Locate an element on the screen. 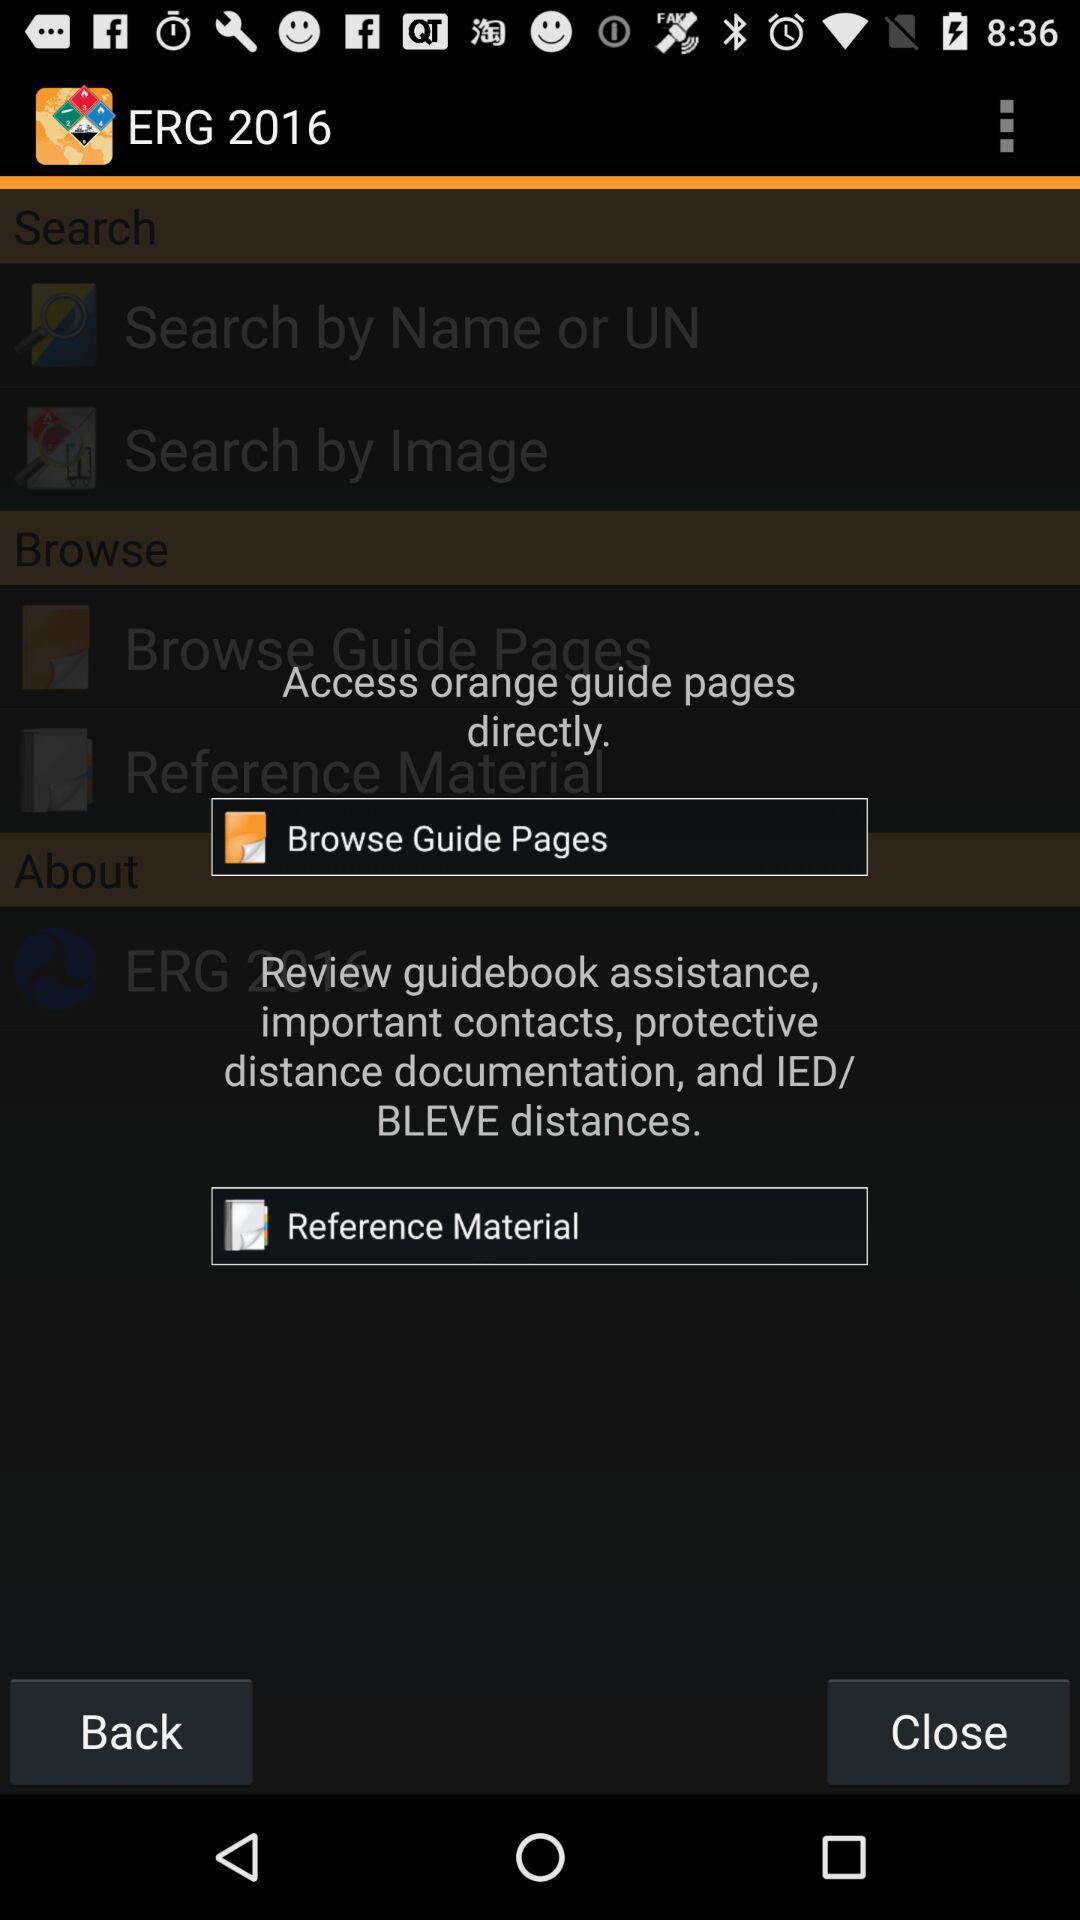  app below reference material app is located at coordinates (540, 869).